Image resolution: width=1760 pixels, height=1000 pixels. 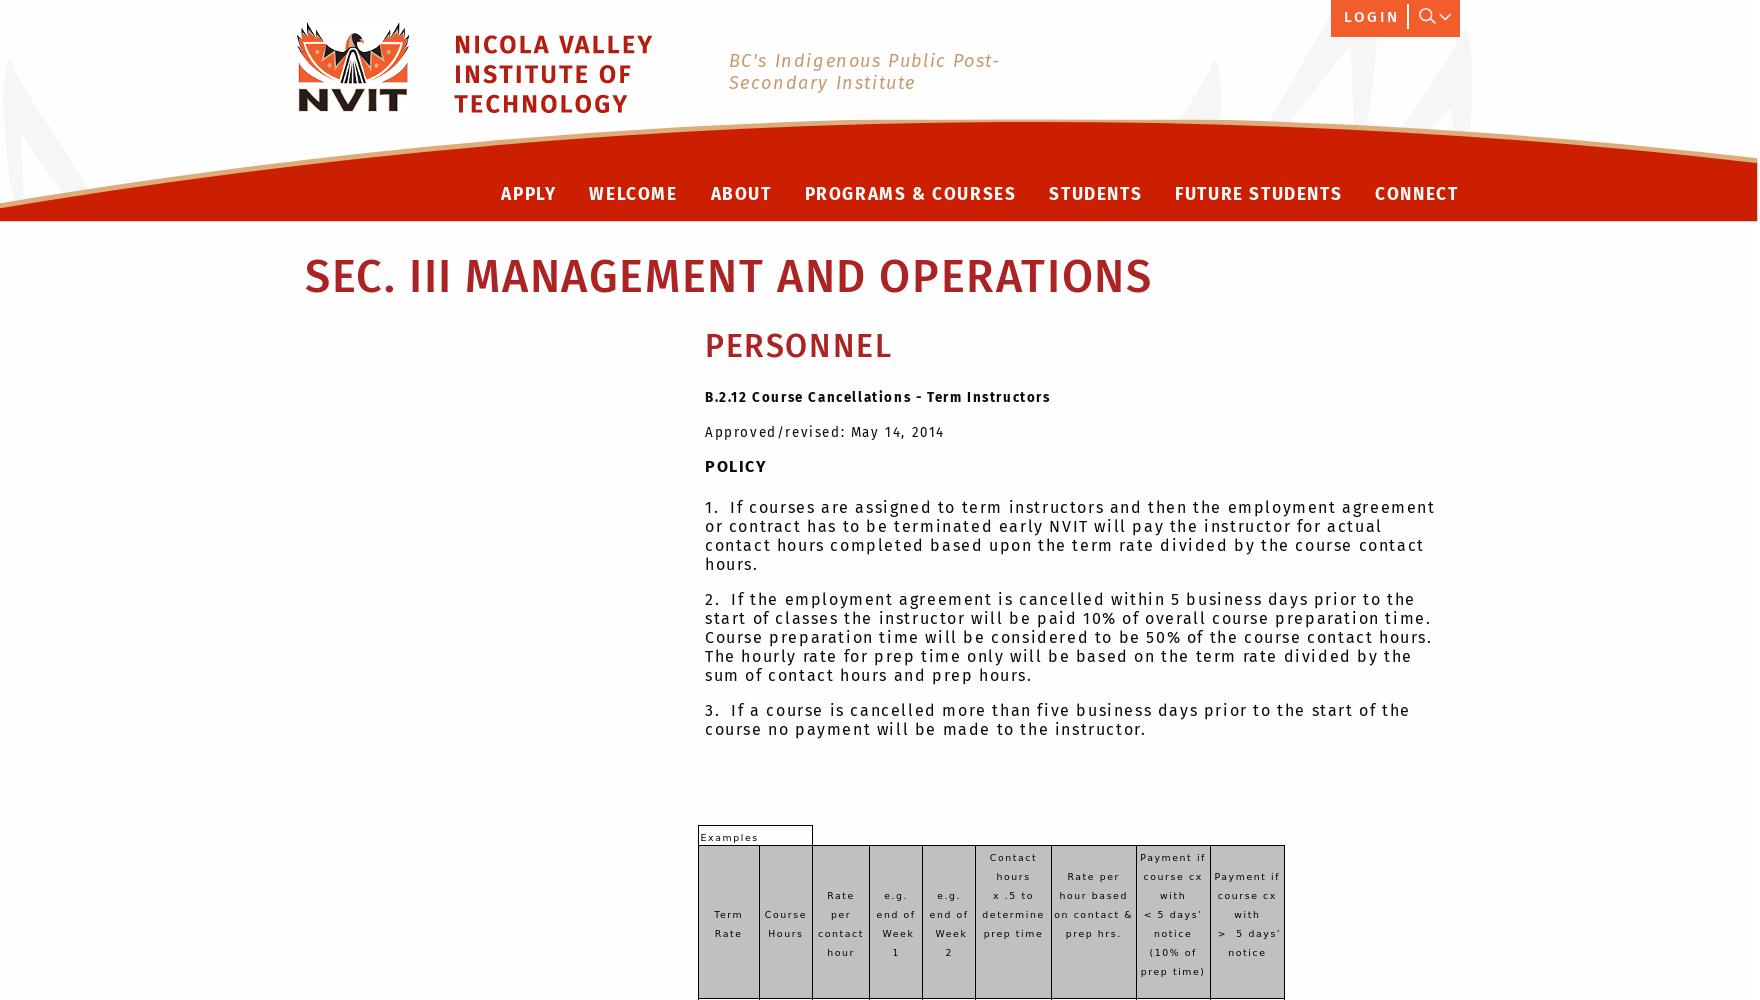 I want to click on 'Contact hours', so click(x=988, y=865).